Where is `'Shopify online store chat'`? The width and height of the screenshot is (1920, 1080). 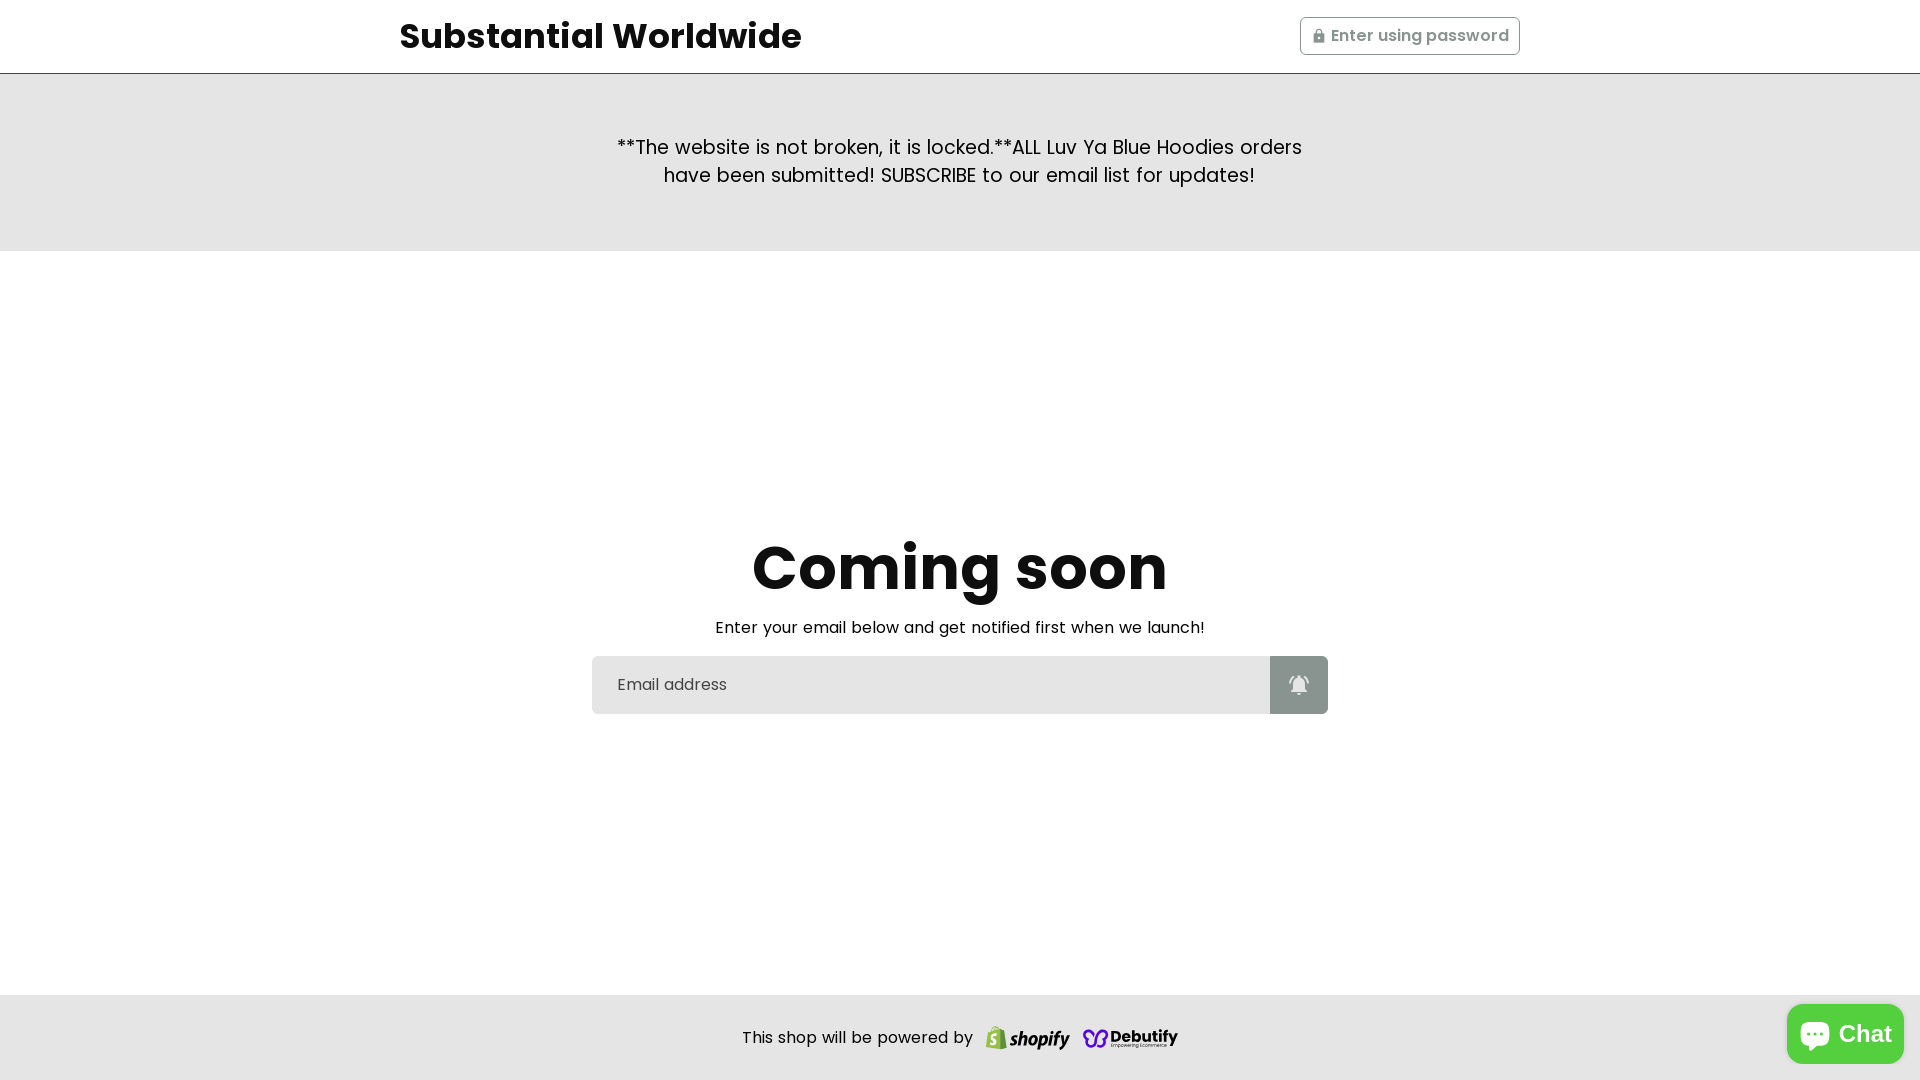 'Shopify online store chat' is located at coordinates (1844, 1029).